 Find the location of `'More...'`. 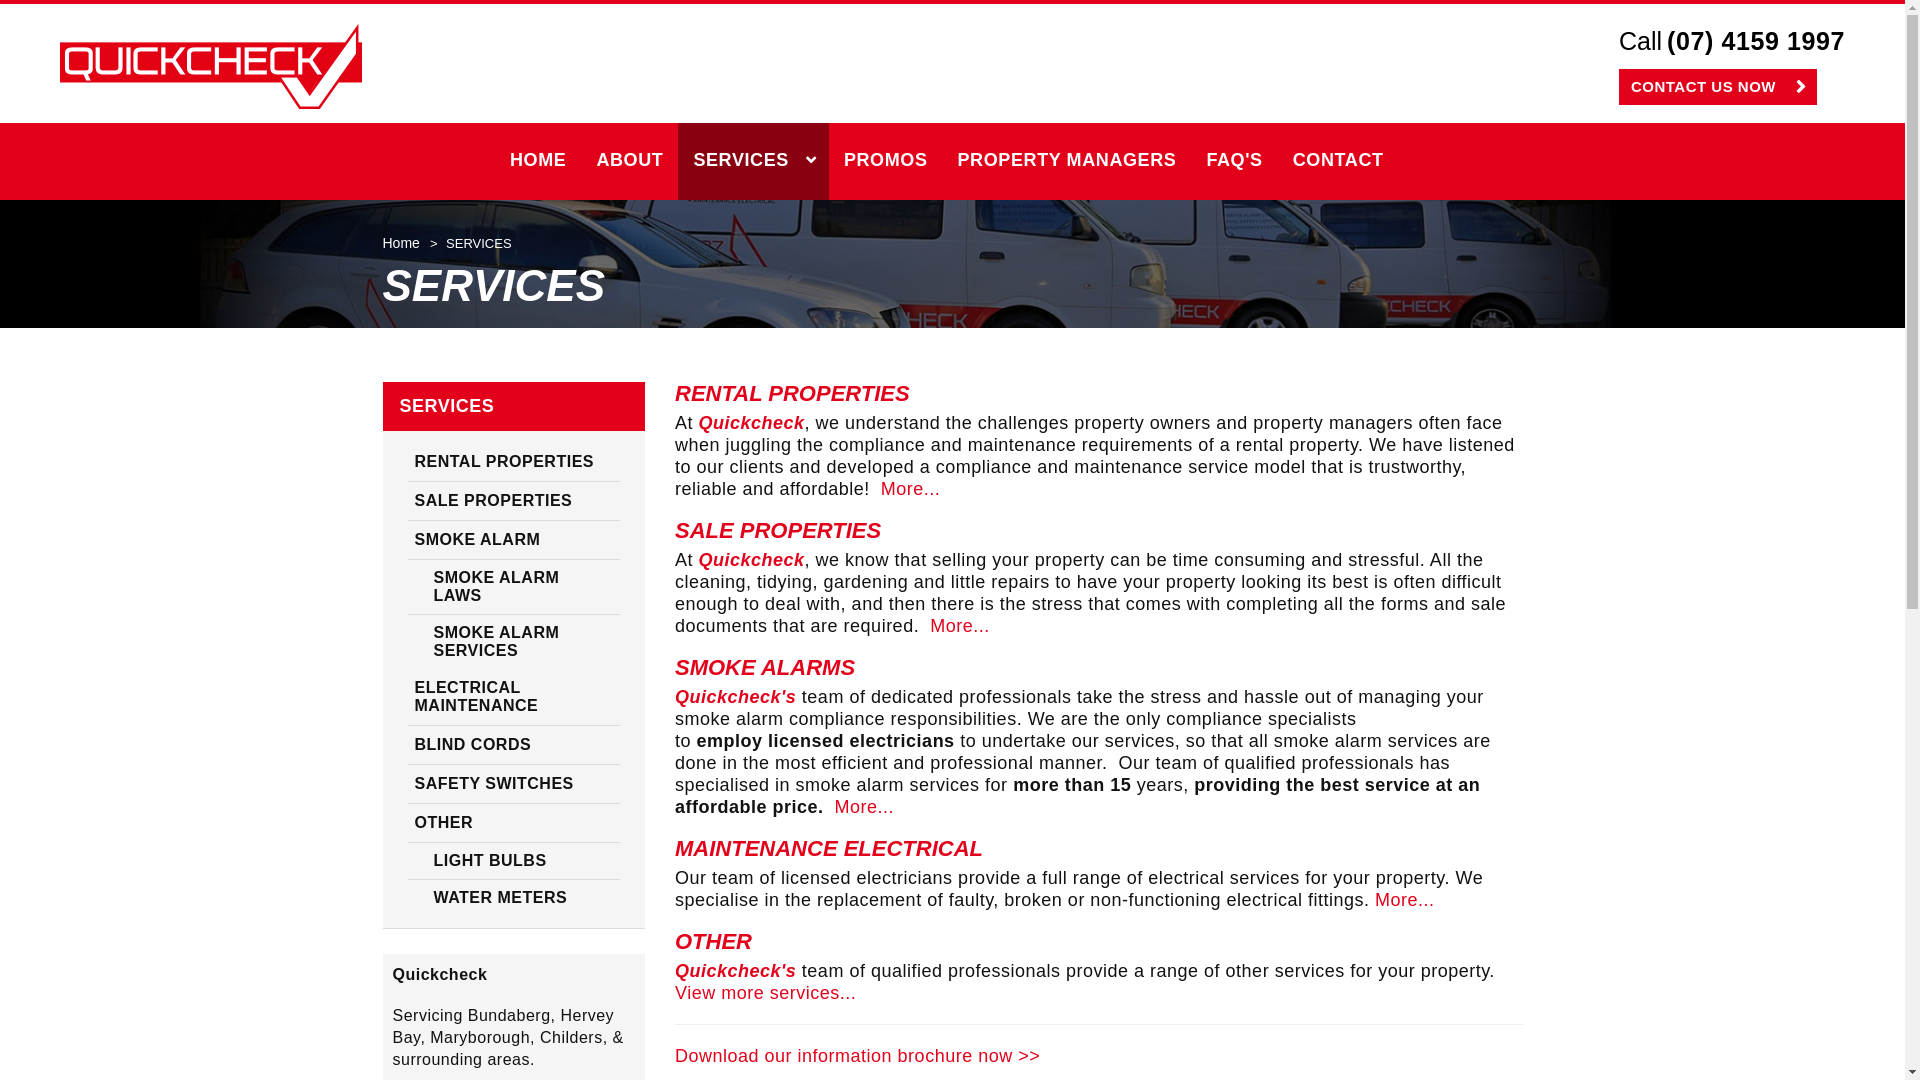

'More...' is located at coordinates (864, 805).